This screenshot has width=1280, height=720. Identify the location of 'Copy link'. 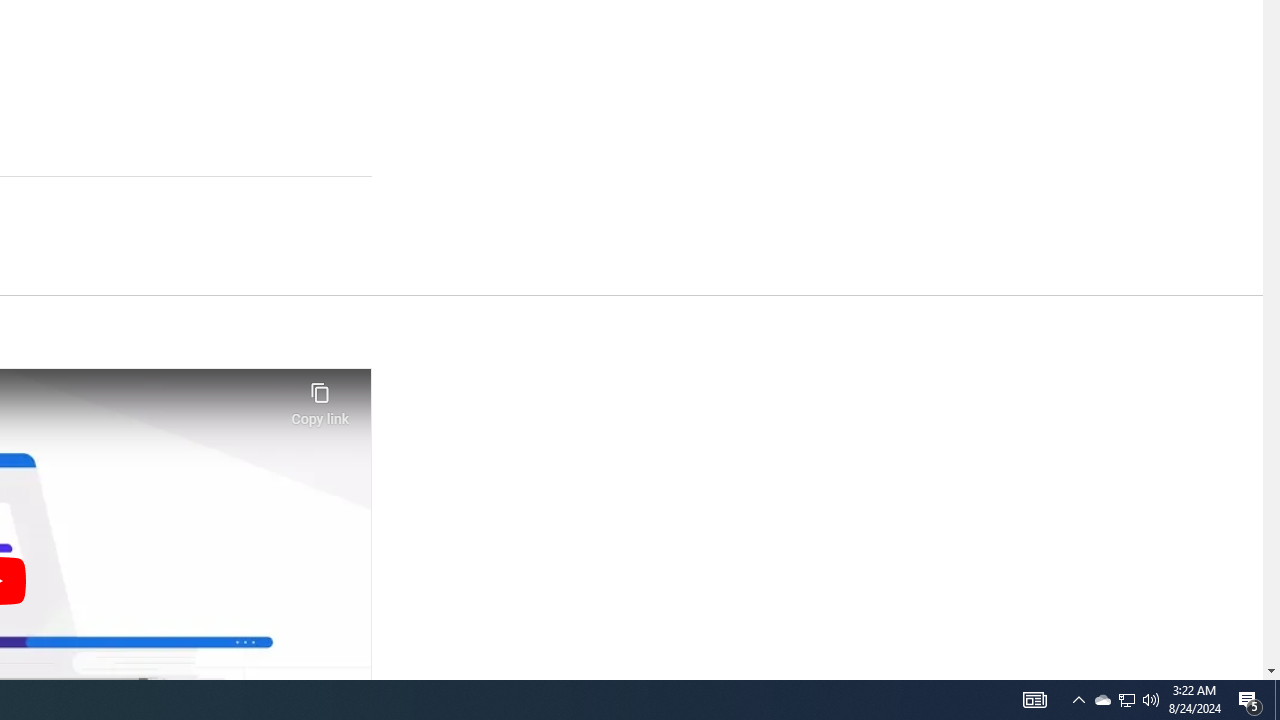
(320, 398).